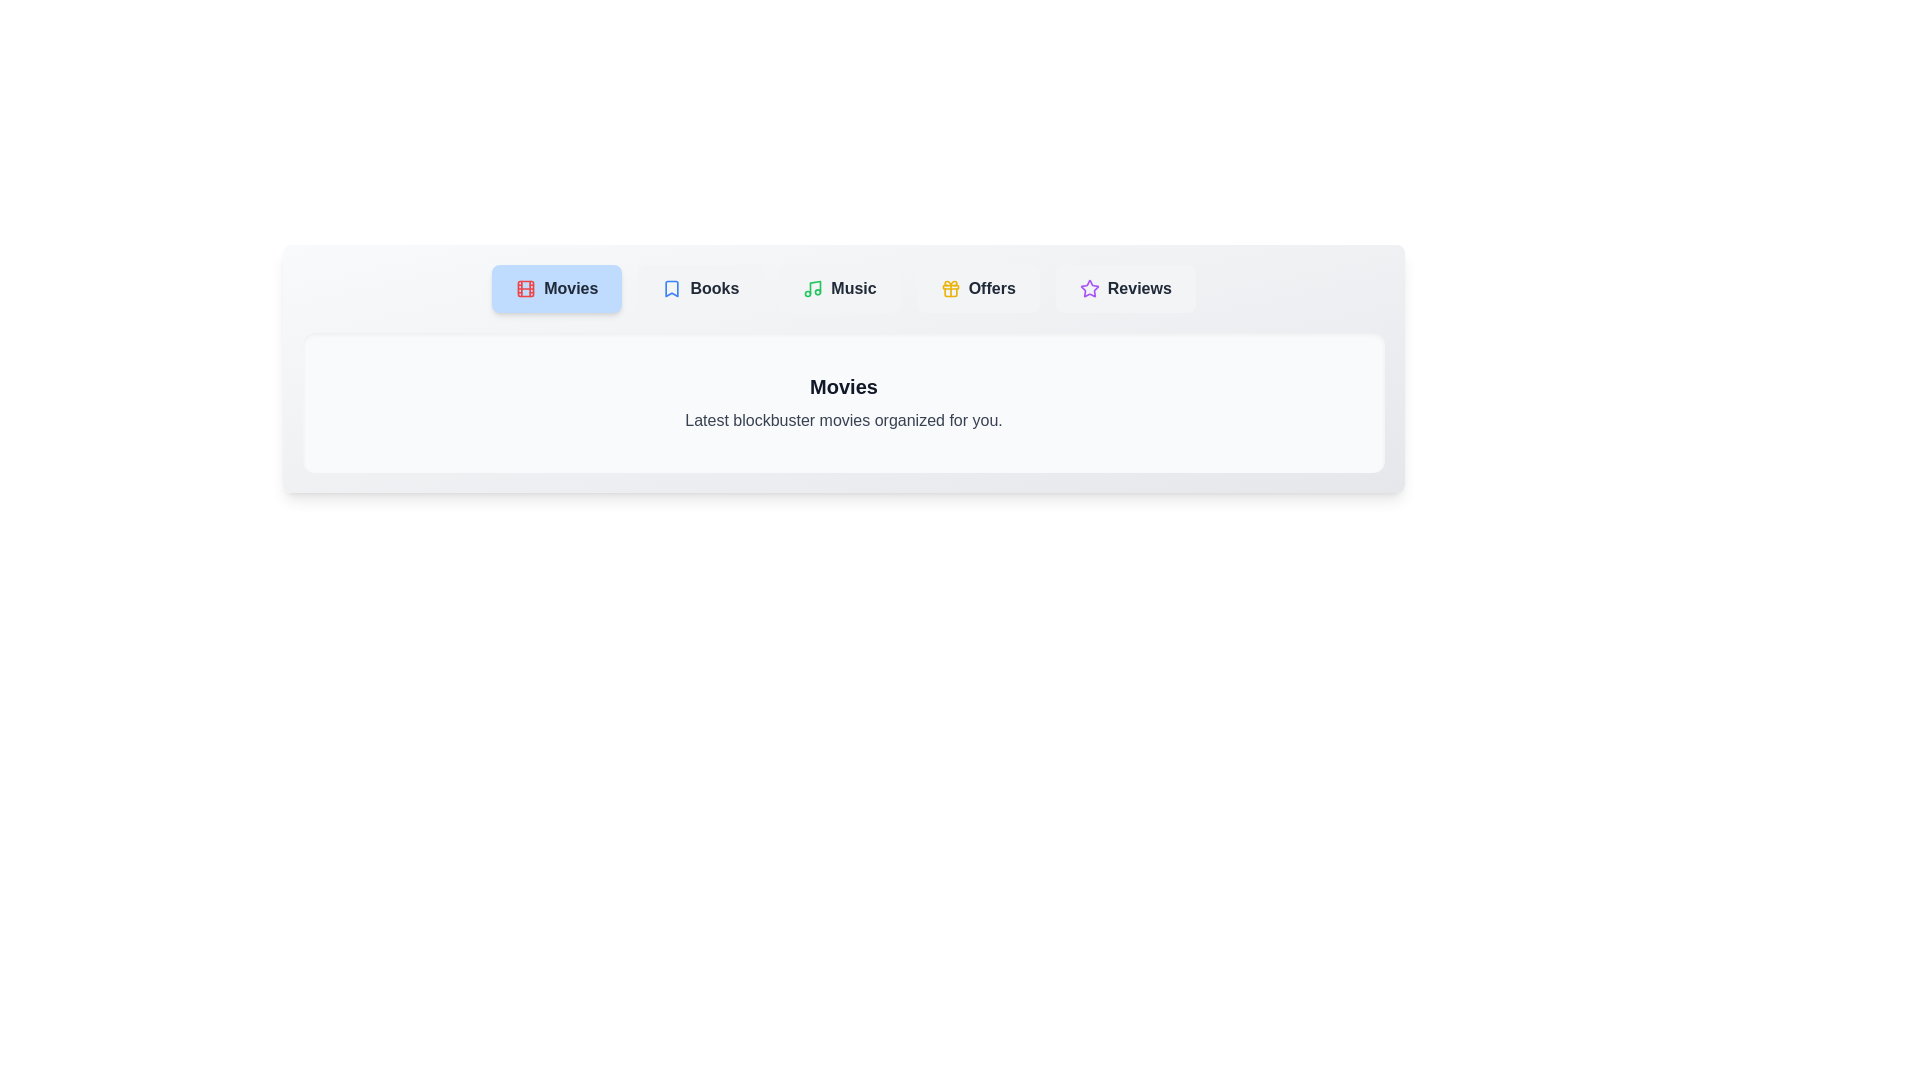  Describe the element at coordinates (978, 289) in the screenshot. I see `the tab labeled Offers to switch to its content` at that location.